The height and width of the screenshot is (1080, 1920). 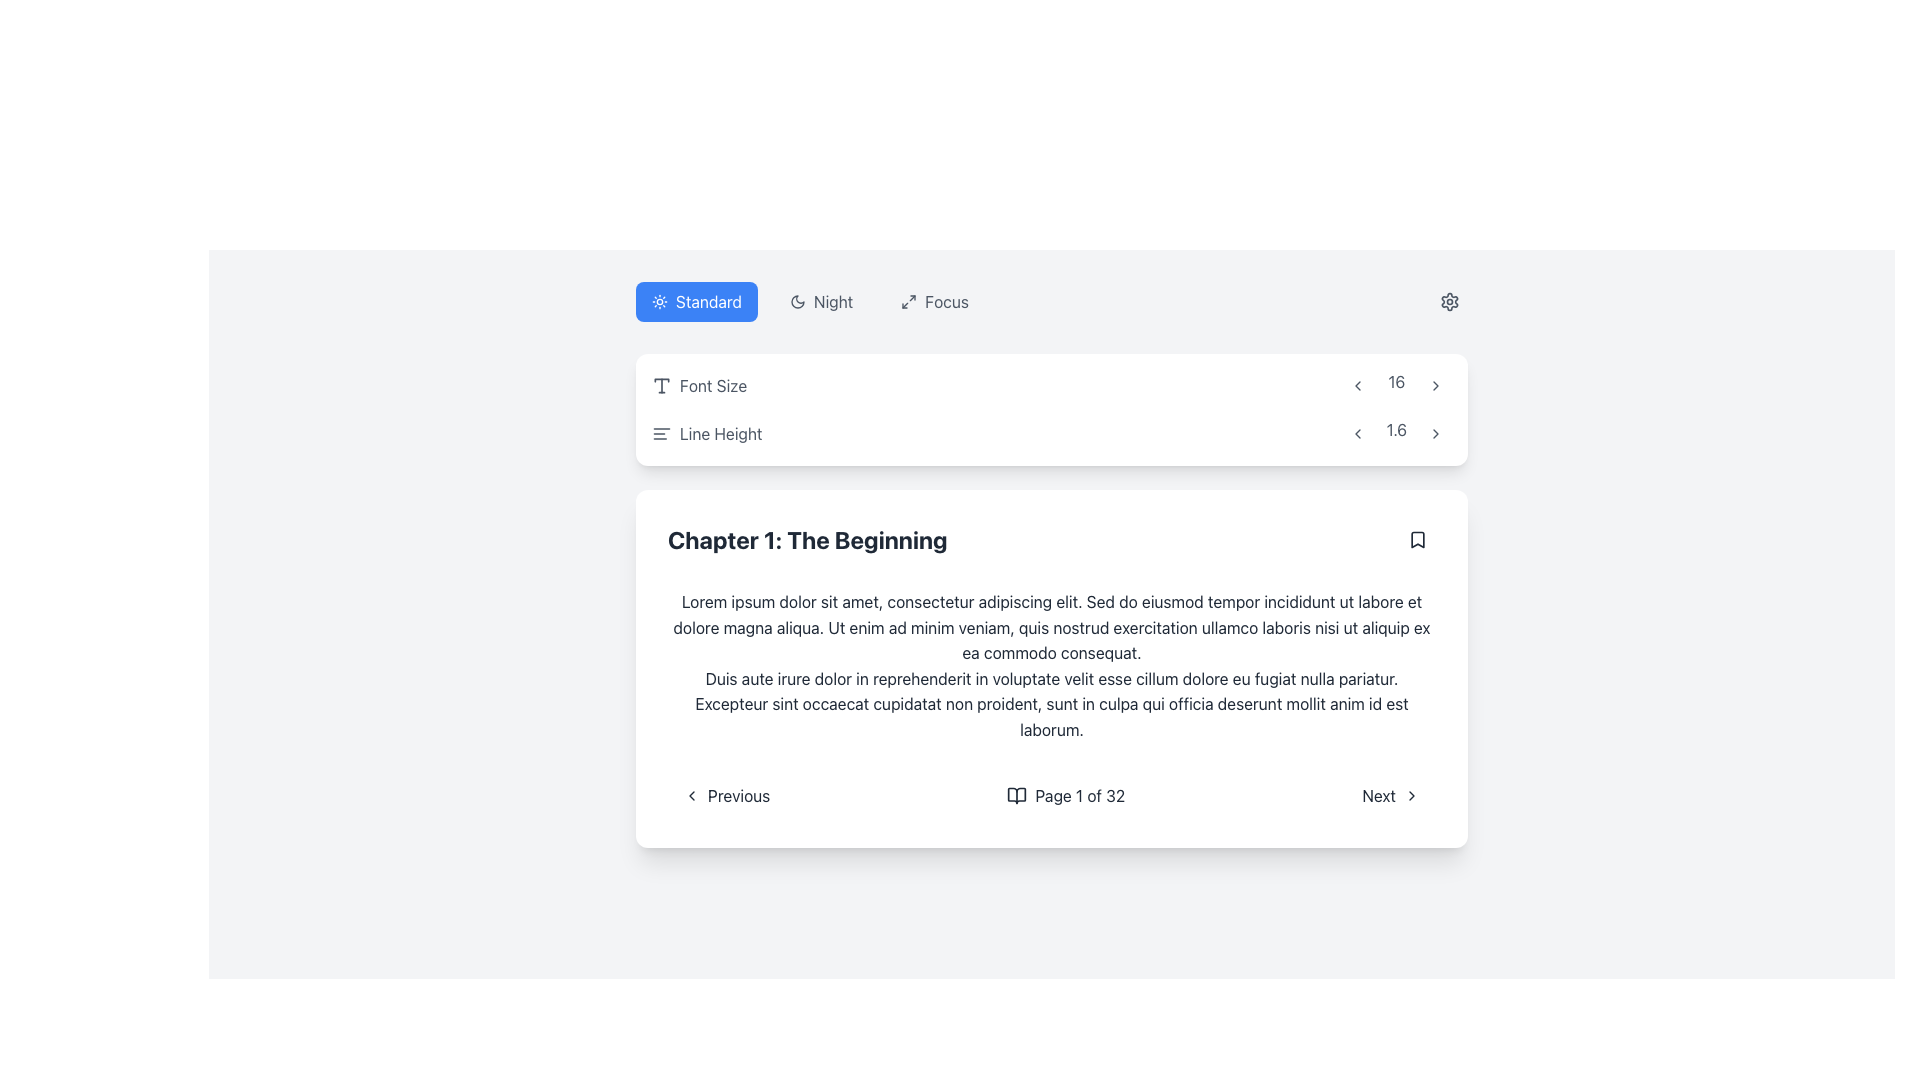 I want to click on the rightward-facing chevron icon located immediately after the text 'Next' in the bottom-right corner of the central card interface, so click(x=1410, y=793).